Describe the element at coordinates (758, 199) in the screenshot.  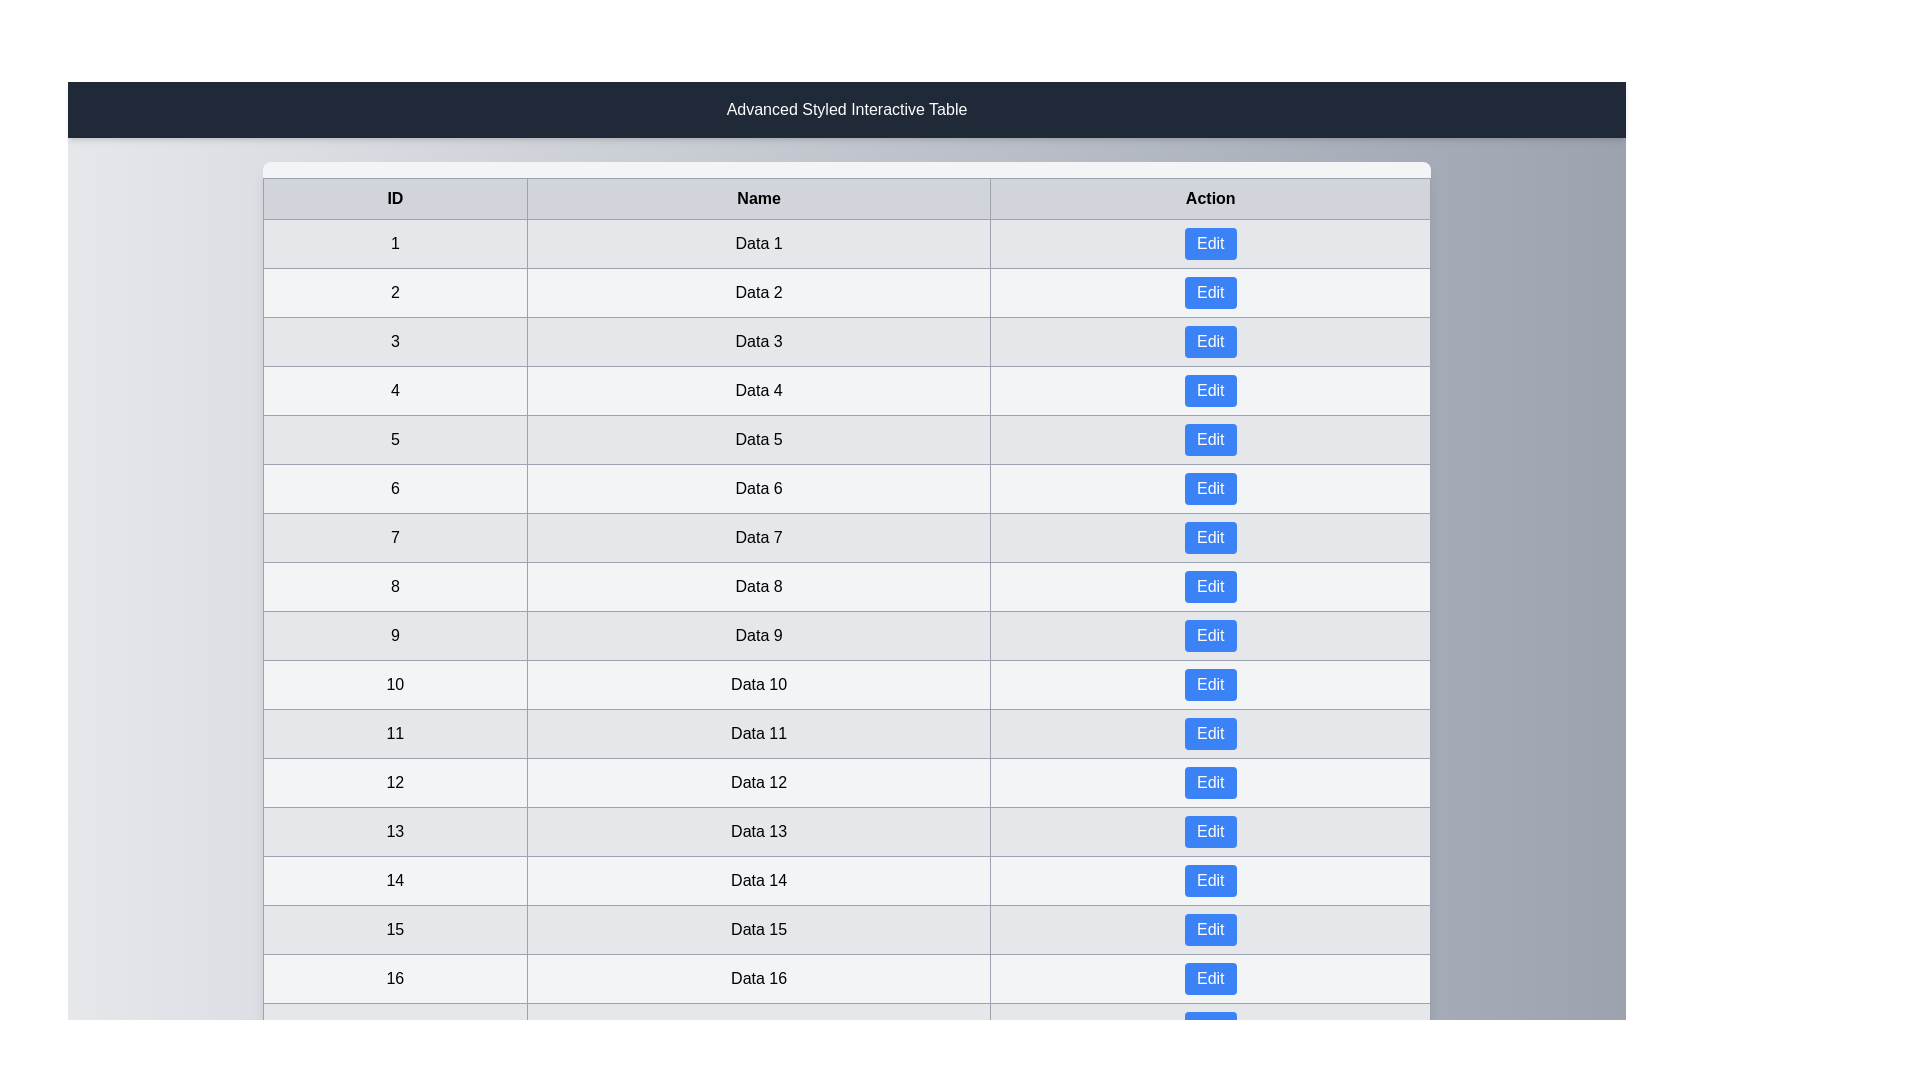
I see `the column header Name to sort the table` at that location.